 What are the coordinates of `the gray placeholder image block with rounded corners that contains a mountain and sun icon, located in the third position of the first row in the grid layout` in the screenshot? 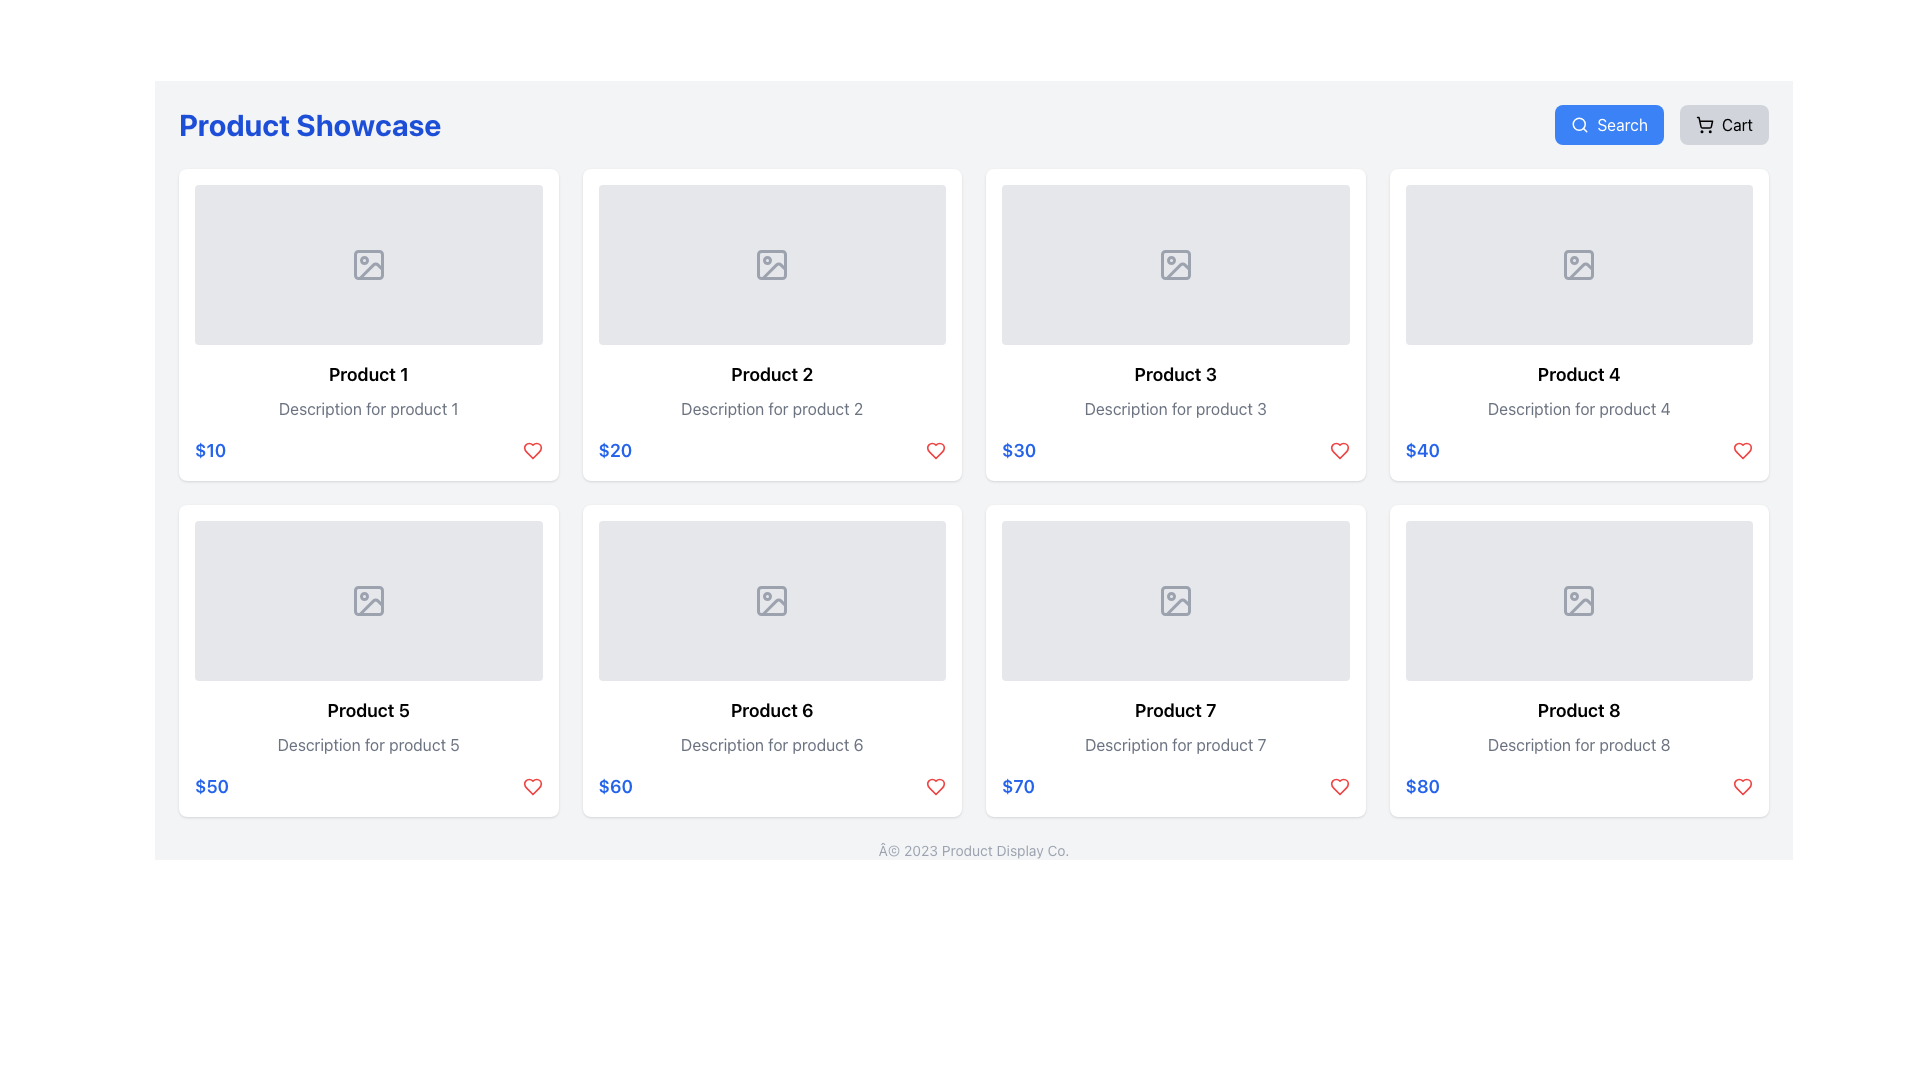 It's located at (1175, 264).